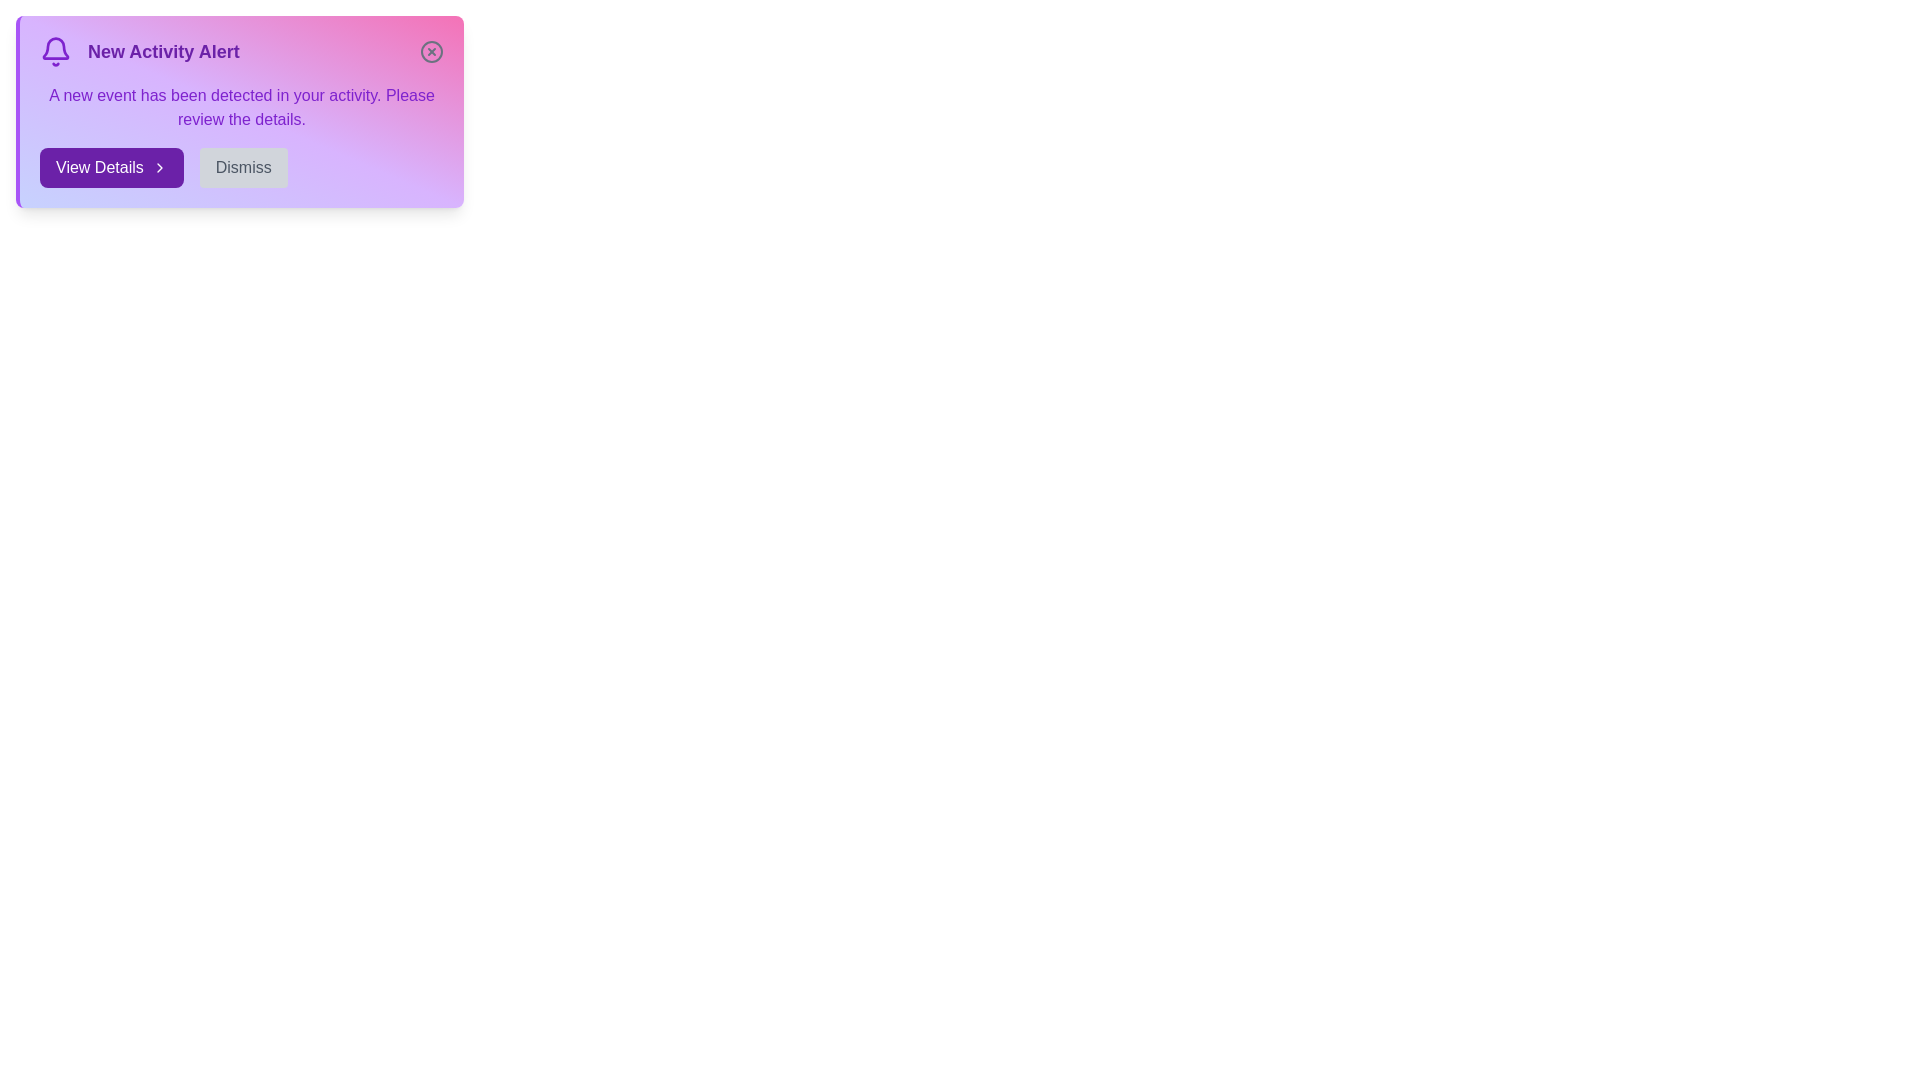 The height and width of the screenshot is (1080, 1920). What do you see at coordinates (431, 50) in the screenshot?
I see `the close button to dismiss the alert` at bounding box center [431, 50].